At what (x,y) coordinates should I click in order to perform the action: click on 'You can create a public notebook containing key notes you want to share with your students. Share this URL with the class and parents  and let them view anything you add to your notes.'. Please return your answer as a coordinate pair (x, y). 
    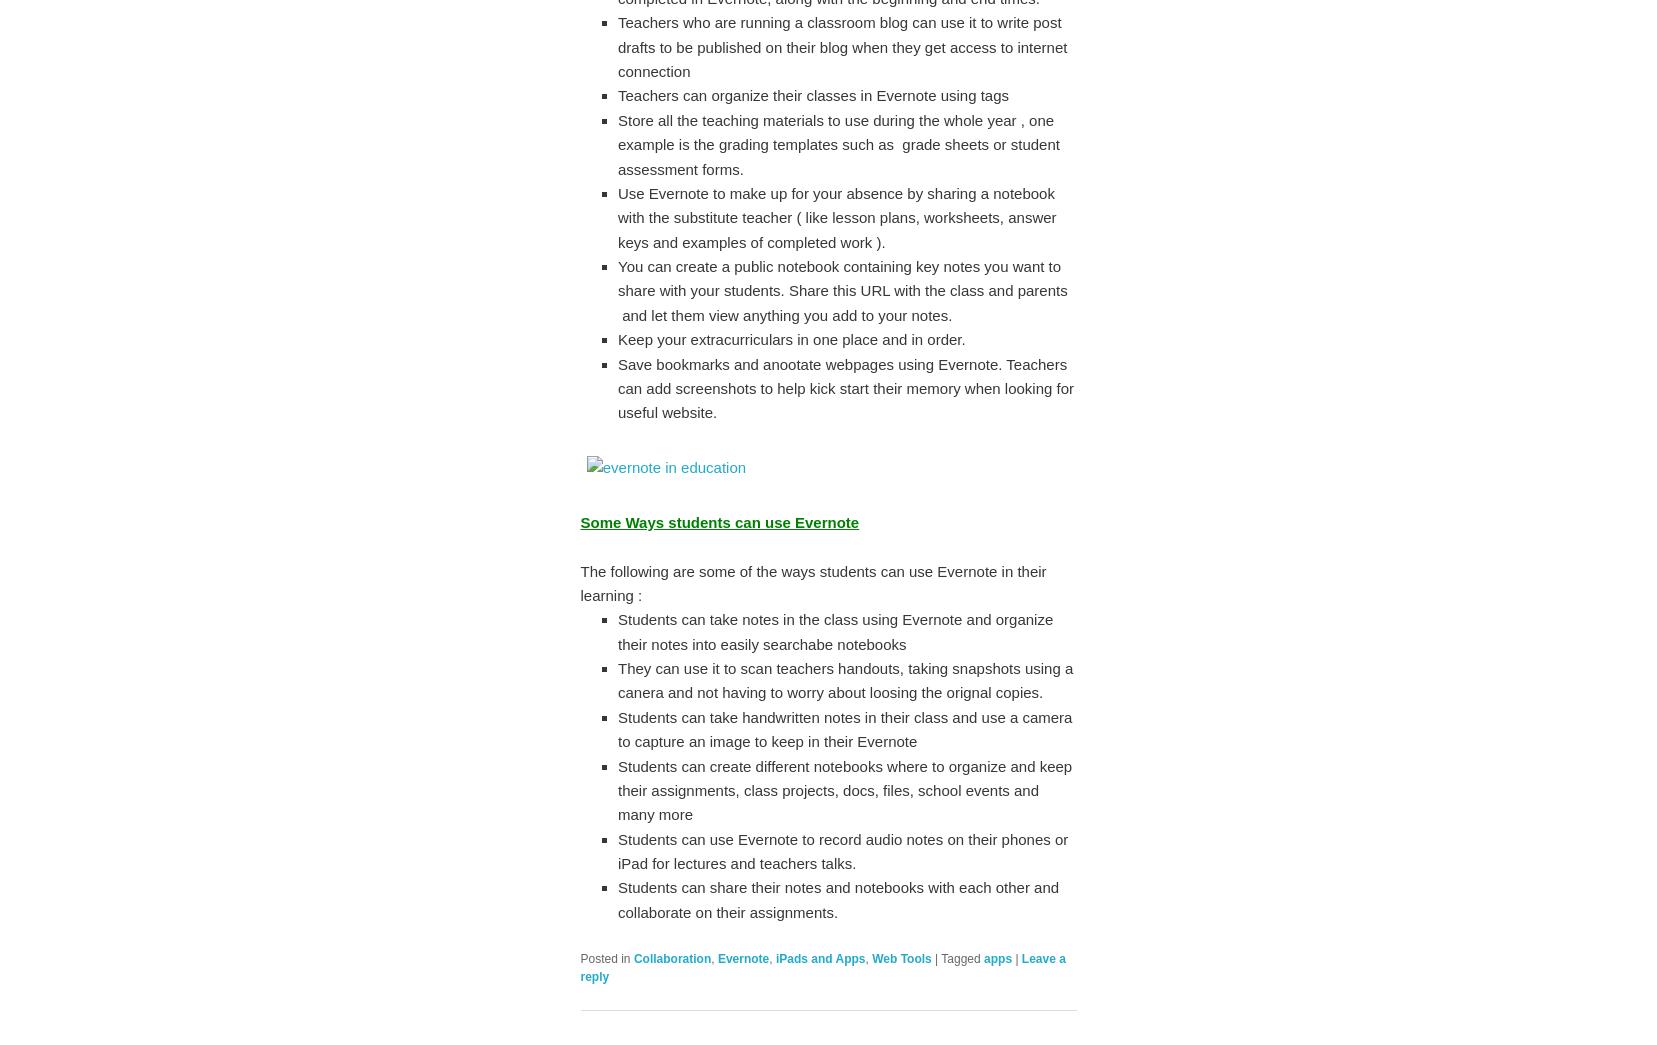
    Looking at the image, I should click on (842, 289).